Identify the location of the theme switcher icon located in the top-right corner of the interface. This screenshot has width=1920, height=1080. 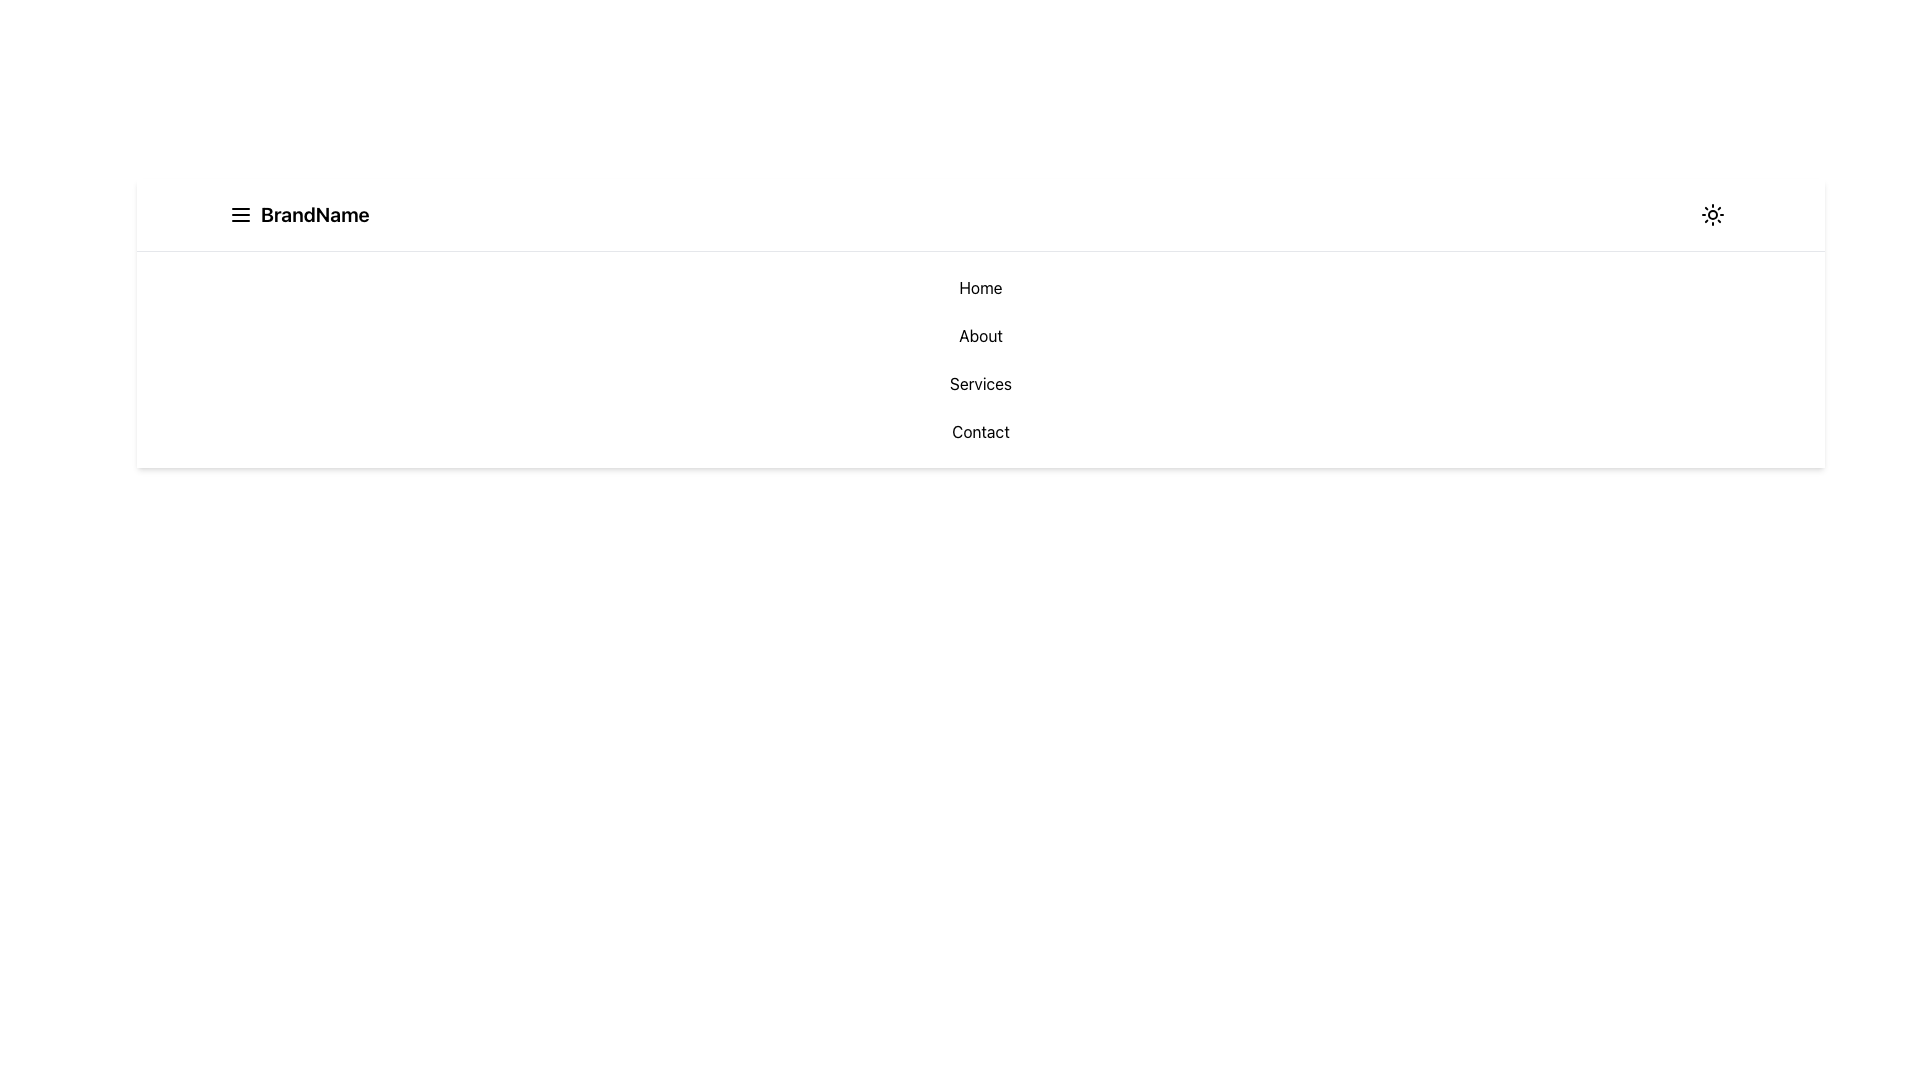
(1712, 215).